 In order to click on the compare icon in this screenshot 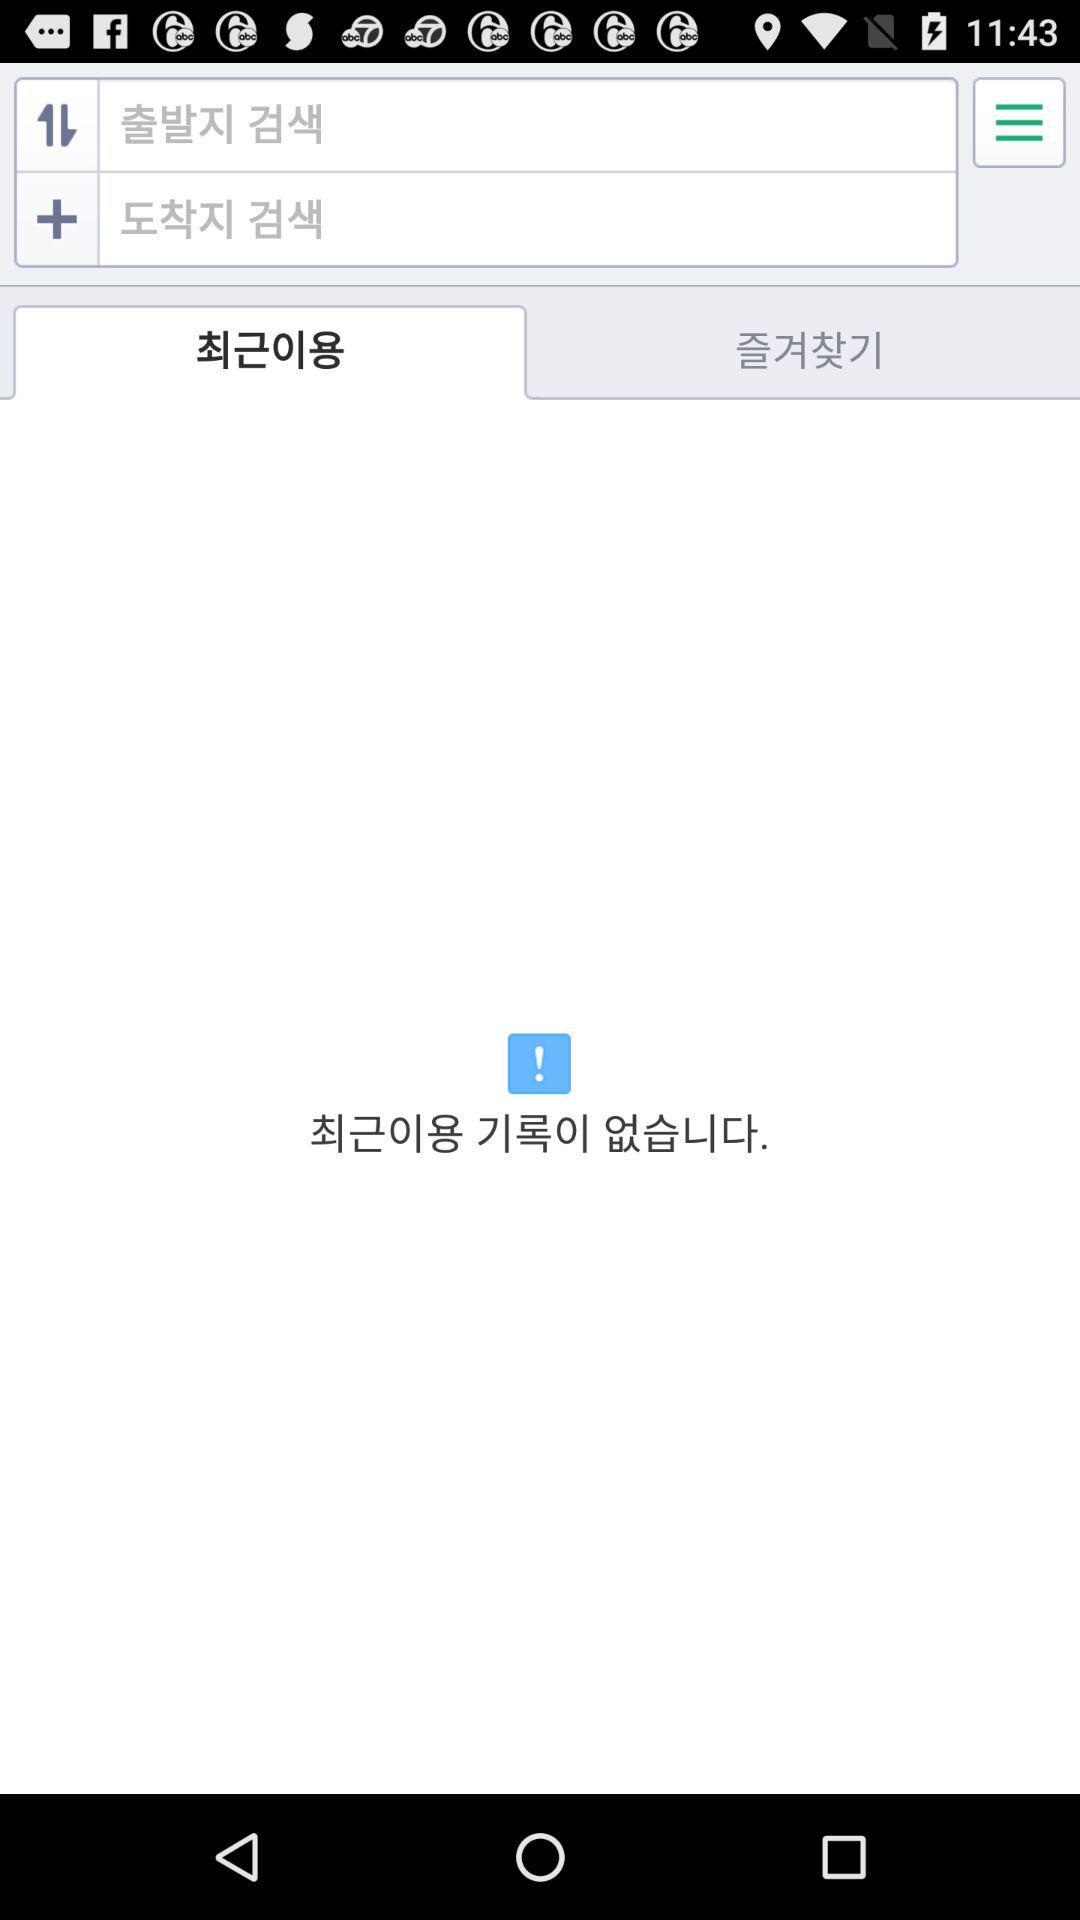, I will do `click(56, 133)`.